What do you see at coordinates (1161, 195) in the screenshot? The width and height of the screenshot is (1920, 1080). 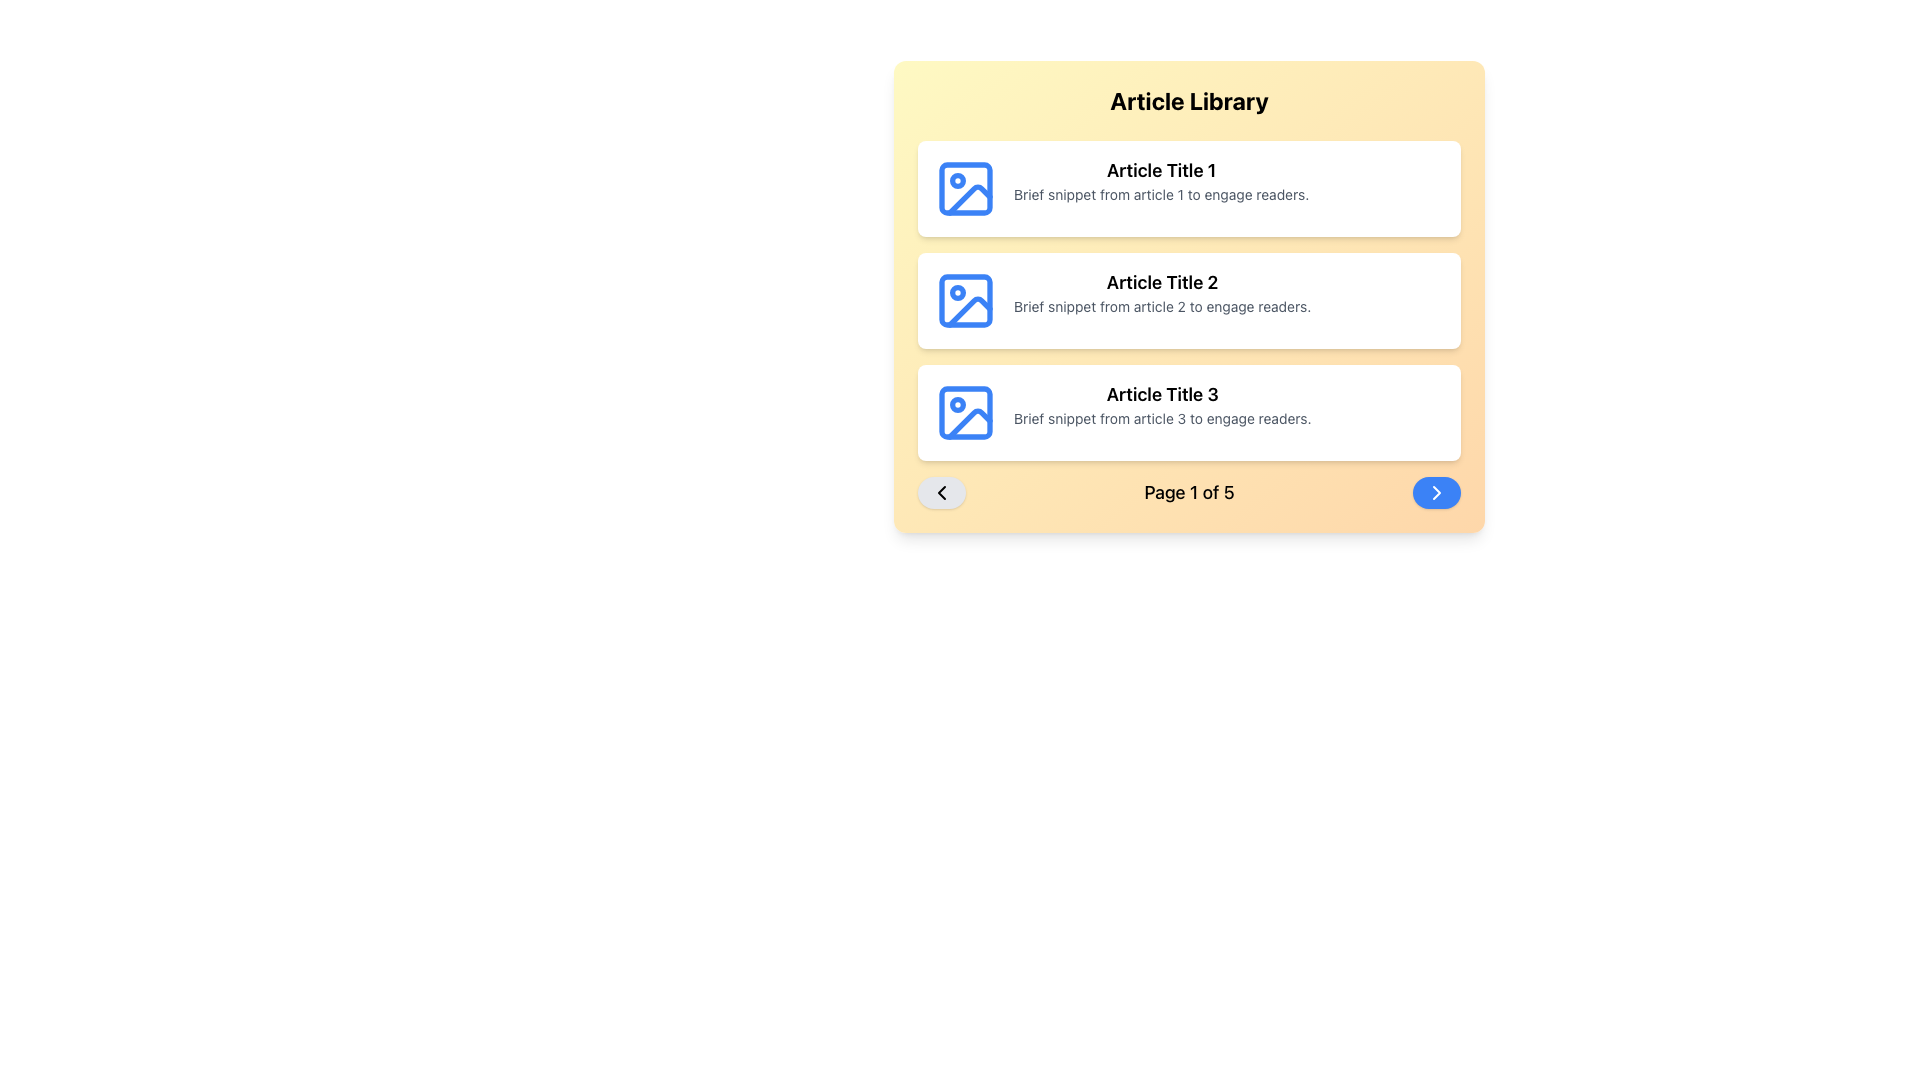 I see `text element styled in small gray font that contains the content 'Brief snippet from article 1 to engage readers.', which is located beneath the title 'Article Title 1' in the first article entry` at bounding box center [1161, 195].